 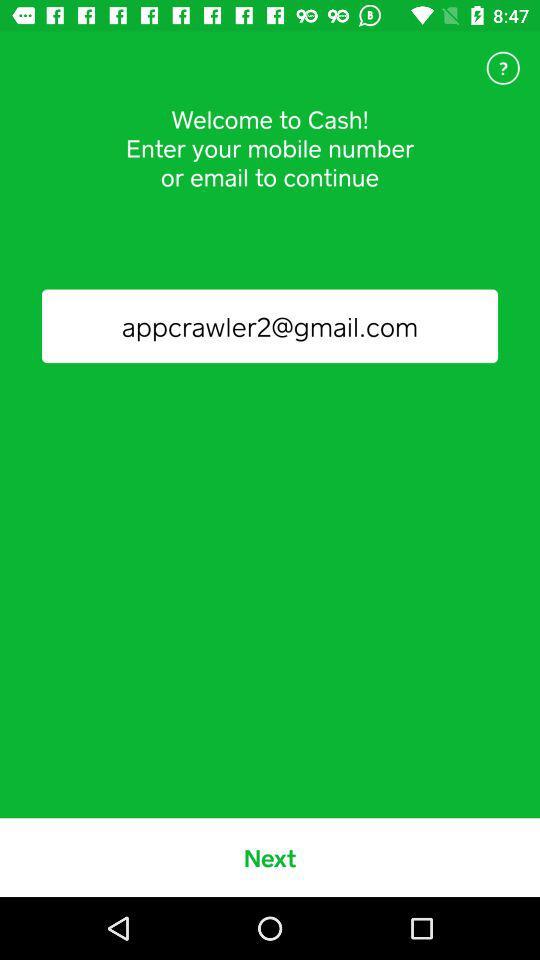 I want to click on icon above the appcrawler2@gmail.com item, so click(x=502, y=68).